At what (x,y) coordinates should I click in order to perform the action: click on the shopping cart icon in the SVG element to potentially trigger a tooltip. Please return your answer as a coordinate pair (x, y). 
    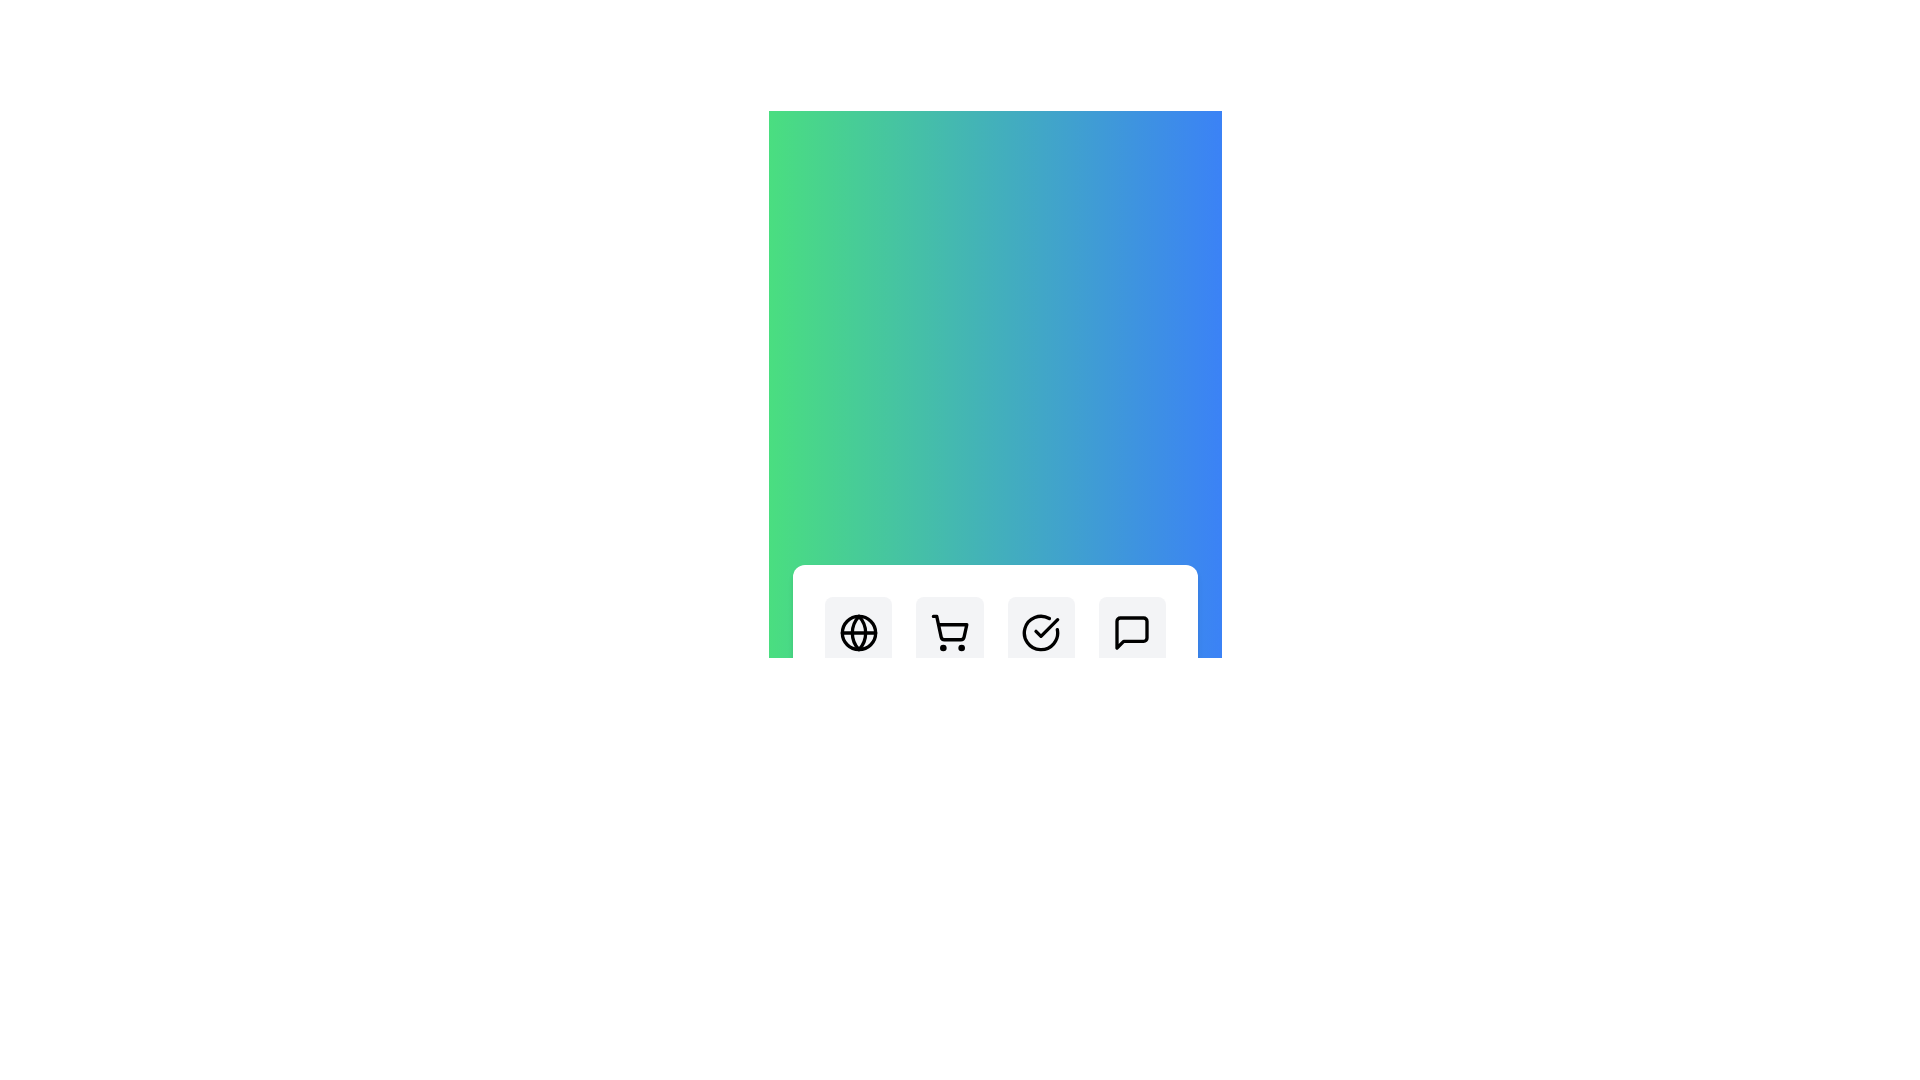
    Looking at the image, I should click on (949, 627).